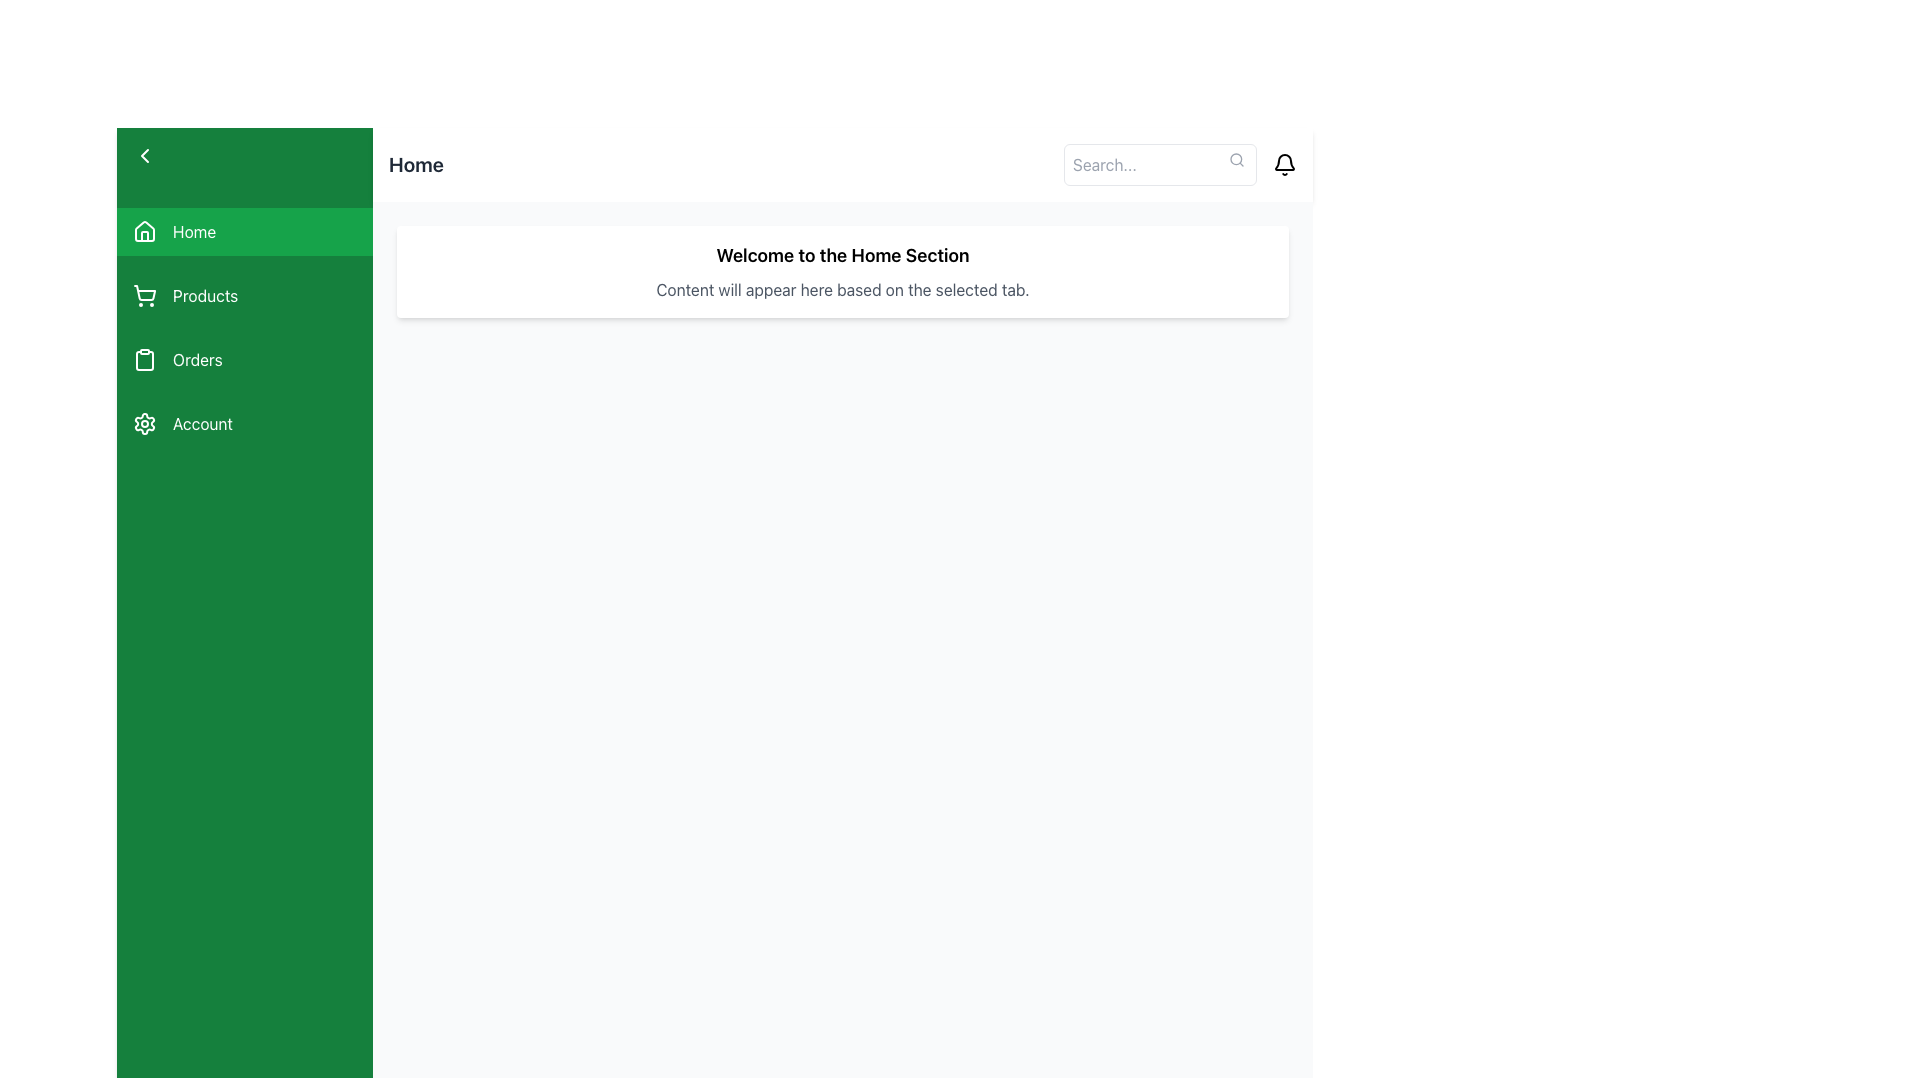  Describe the element at coordinates (143, 230) in the screenshot. I see `the 'Home' icon in the navigation bar` at that location.